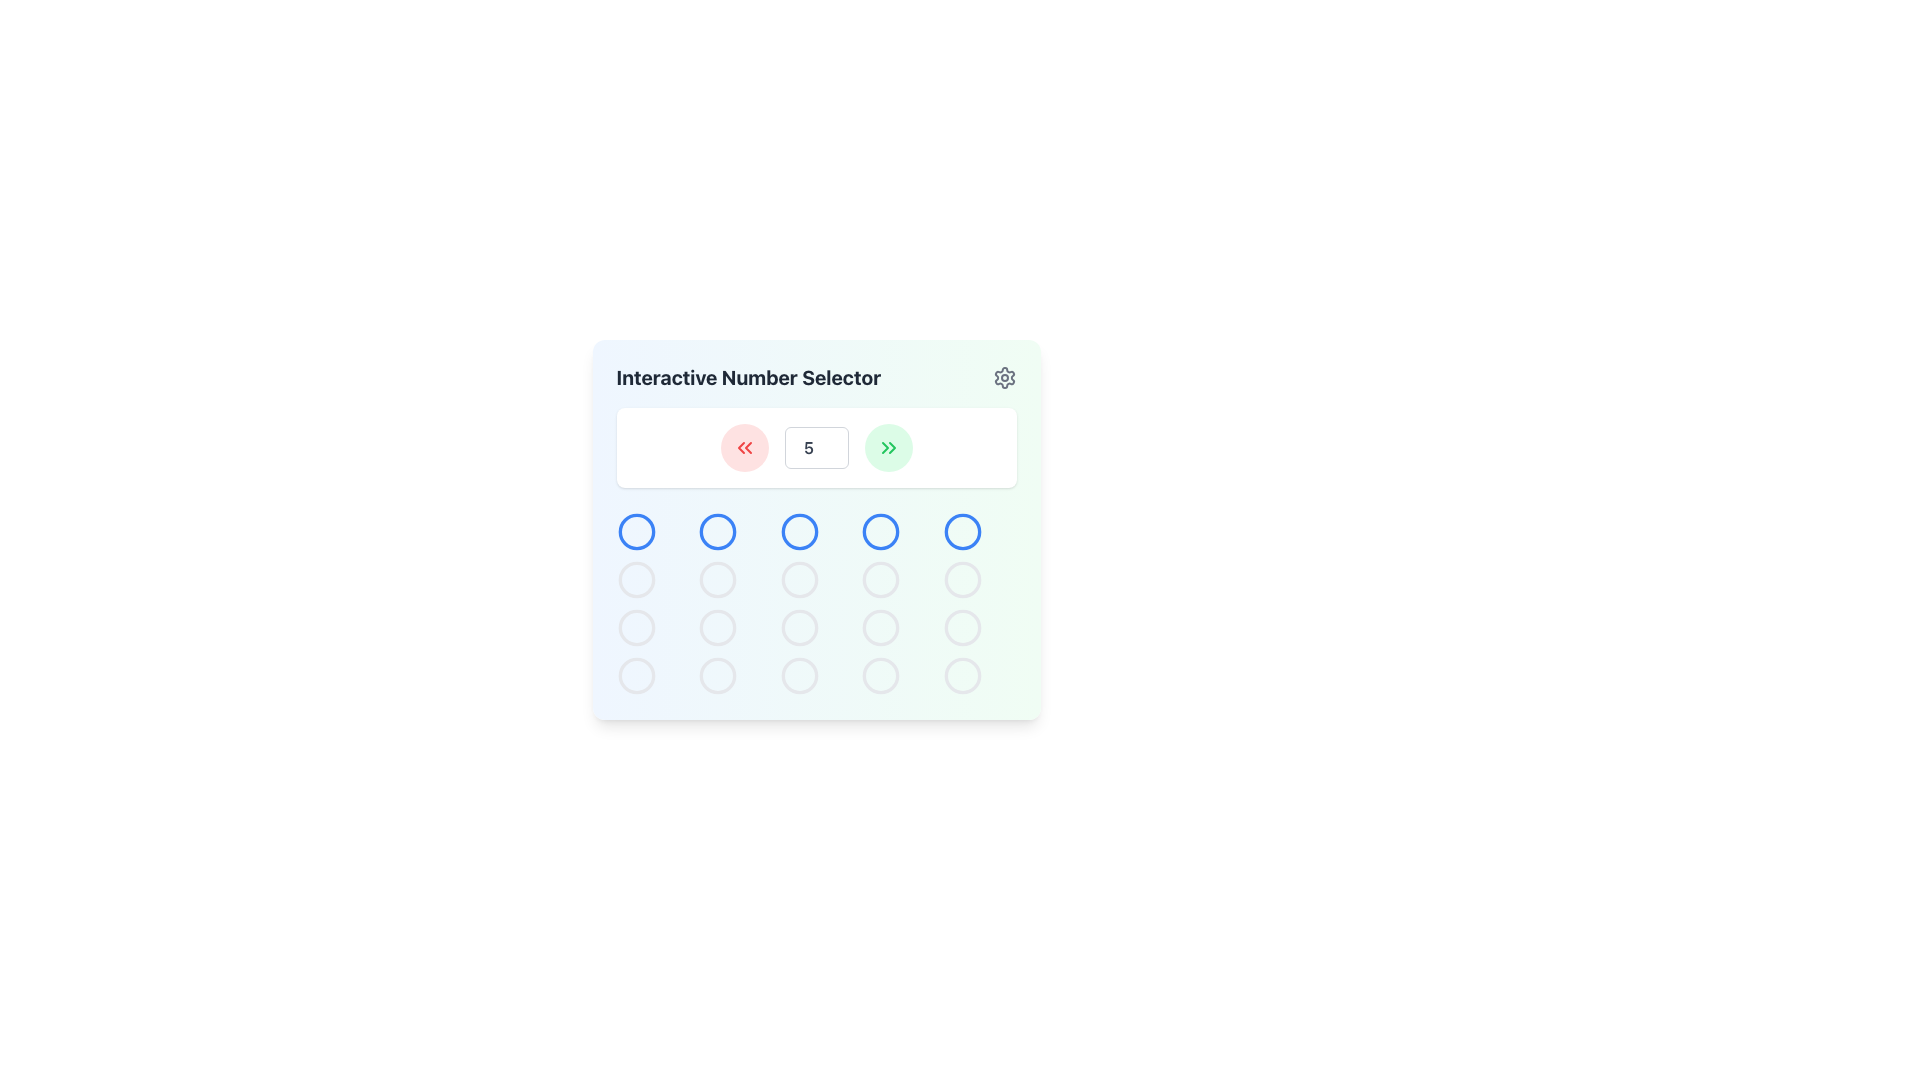 The image size is (1920, 1080). What do you see at coordinates (798, 675) in the screenshot?
I see `the Circular indicator located in the third row and third column of the grid below the 'Interactive Number Selector'` at bounding box center [798, 675].